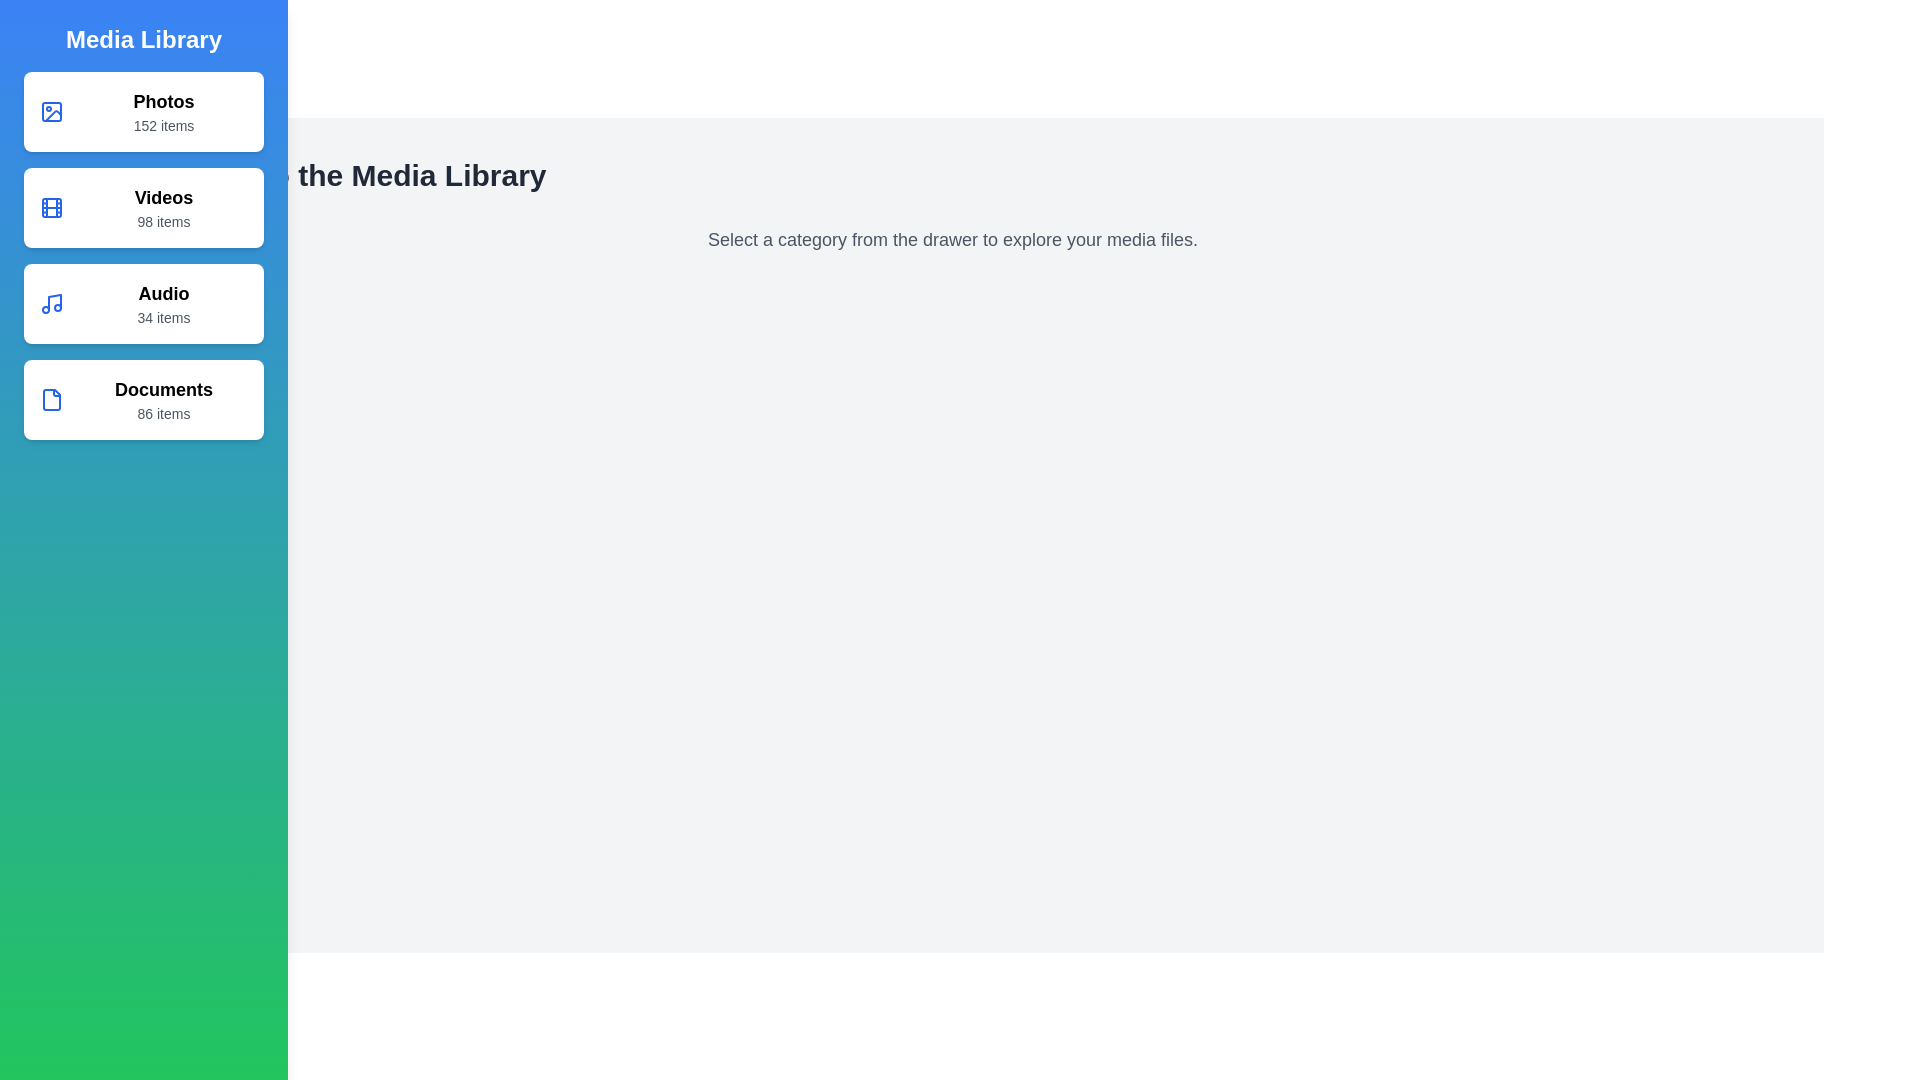 The image size is (1920, 1080). Describe the element at coordinates (143, 208) in the screenshot. I see `the media category Videos from the list` at that location.